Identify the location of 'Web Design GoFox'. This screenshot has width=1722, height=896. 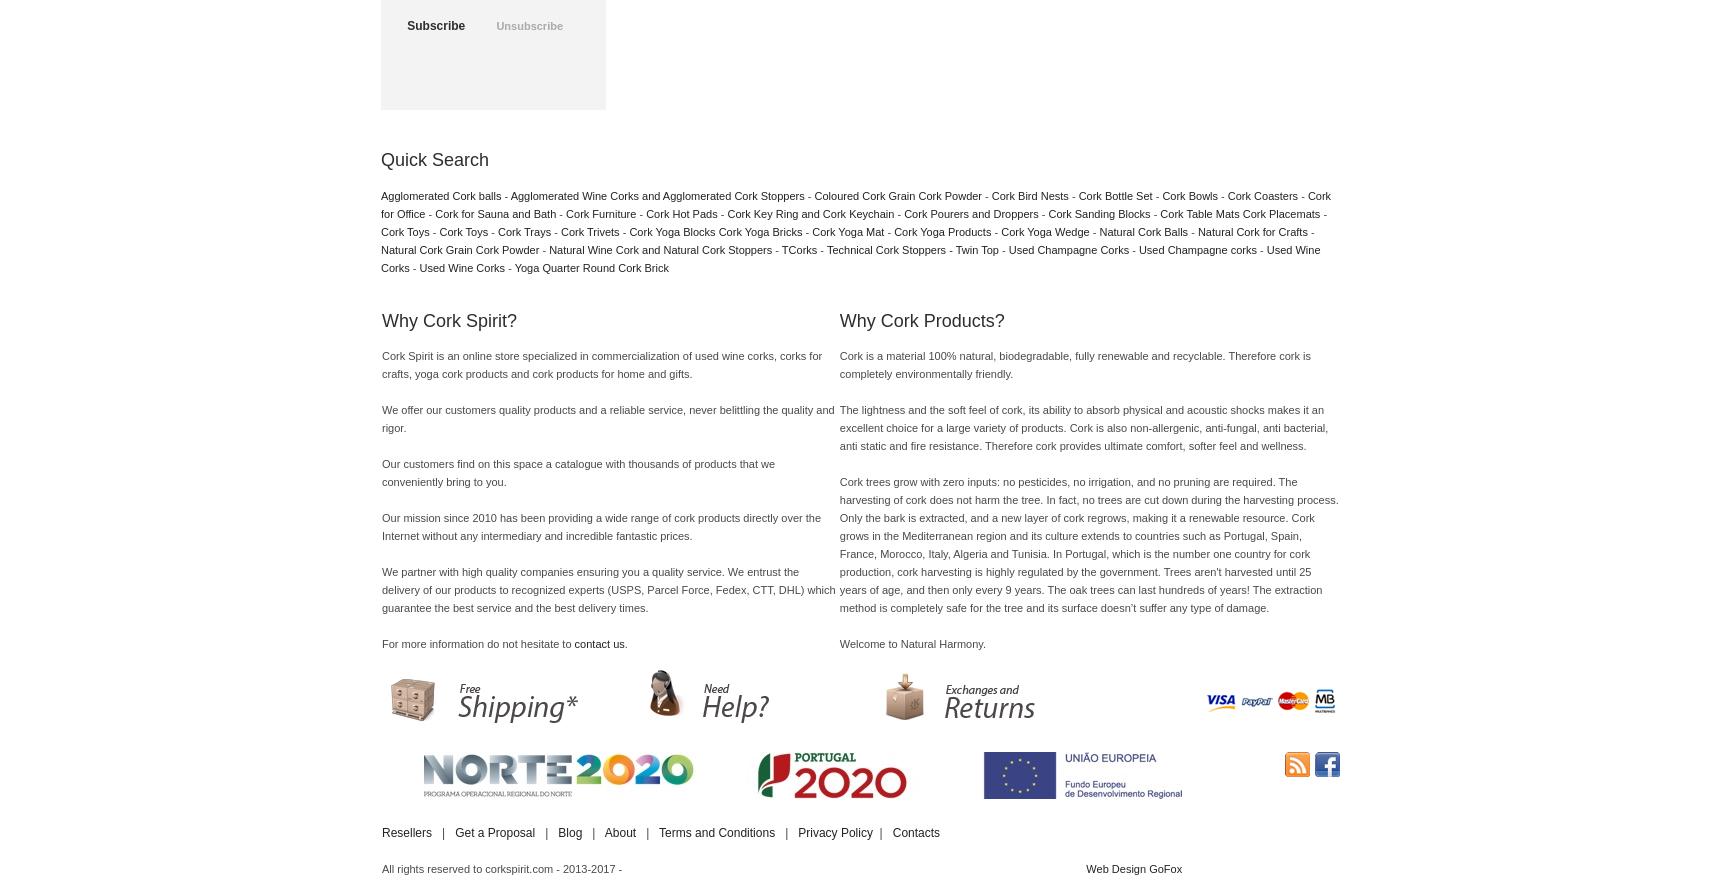
(1085, 869).